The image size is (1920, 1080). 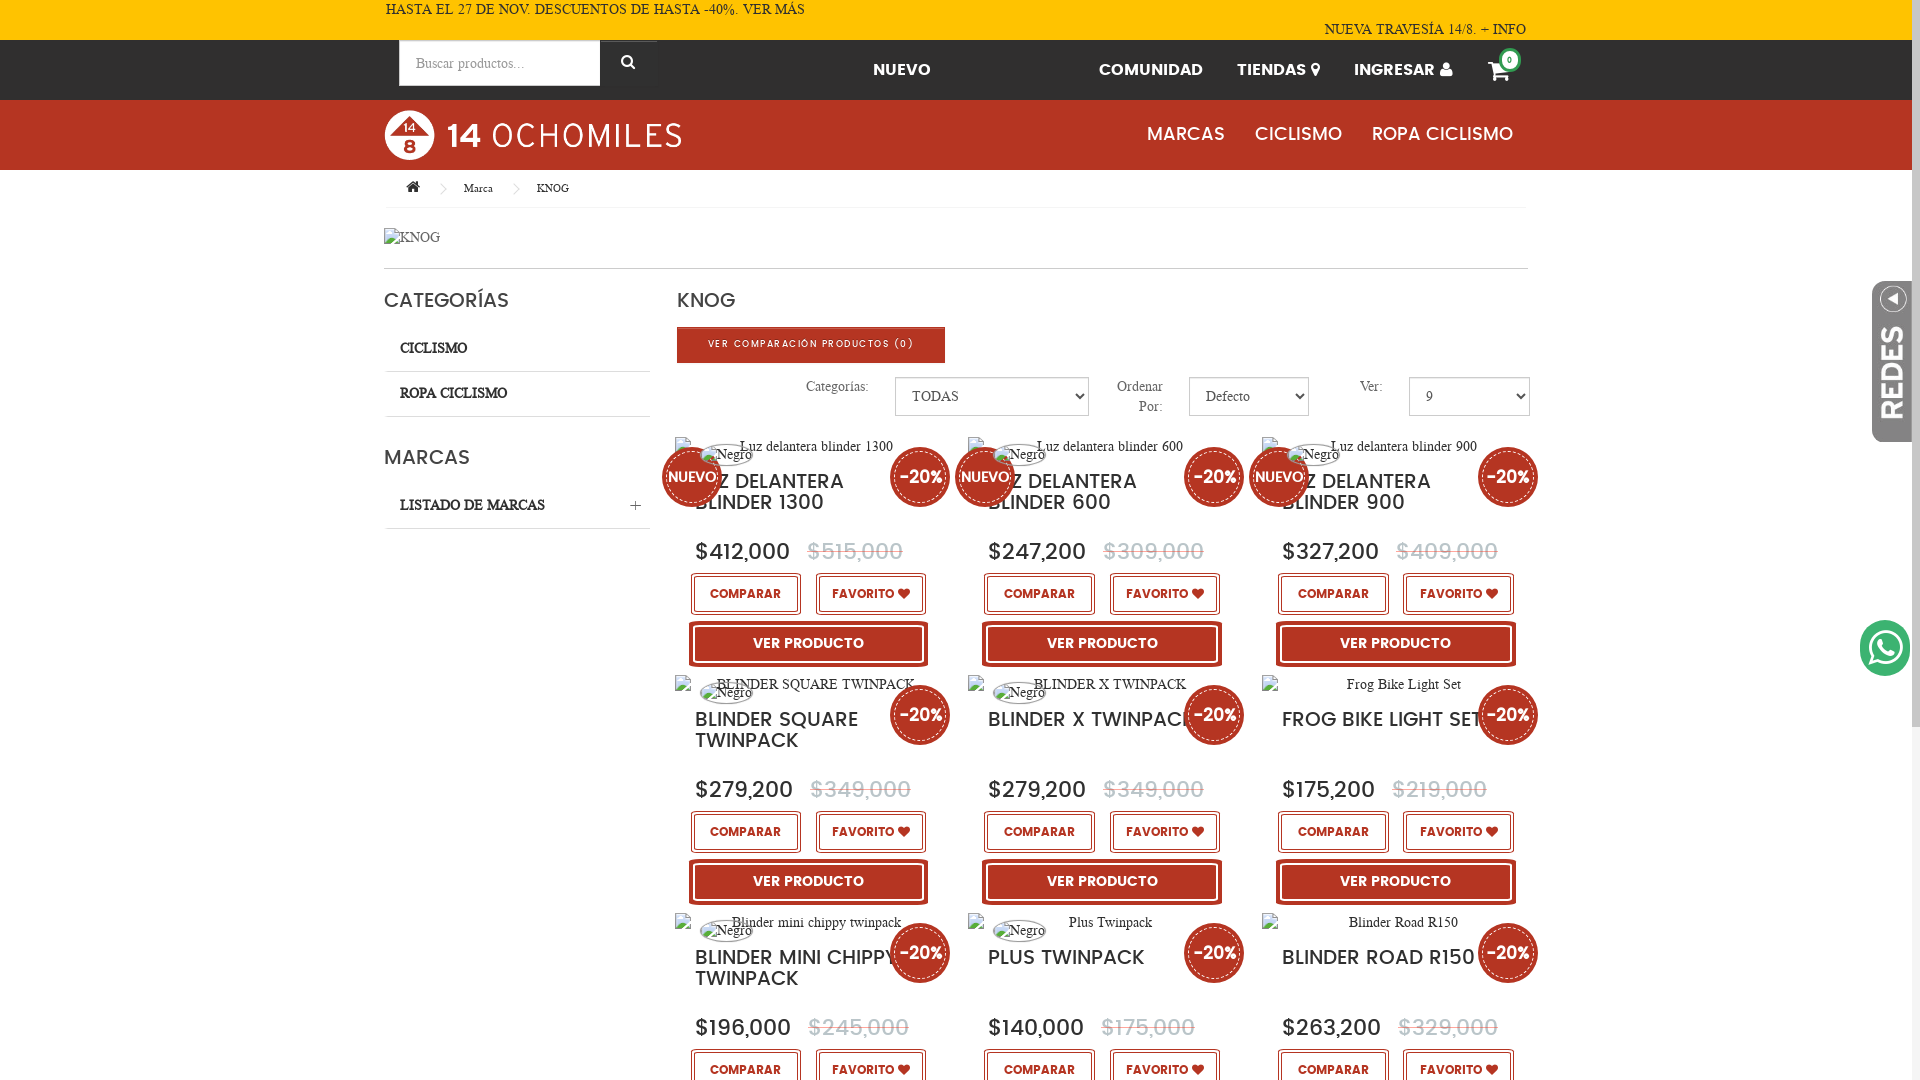 I want to click on 'TIENDAS', so click(x=1277, y=68).